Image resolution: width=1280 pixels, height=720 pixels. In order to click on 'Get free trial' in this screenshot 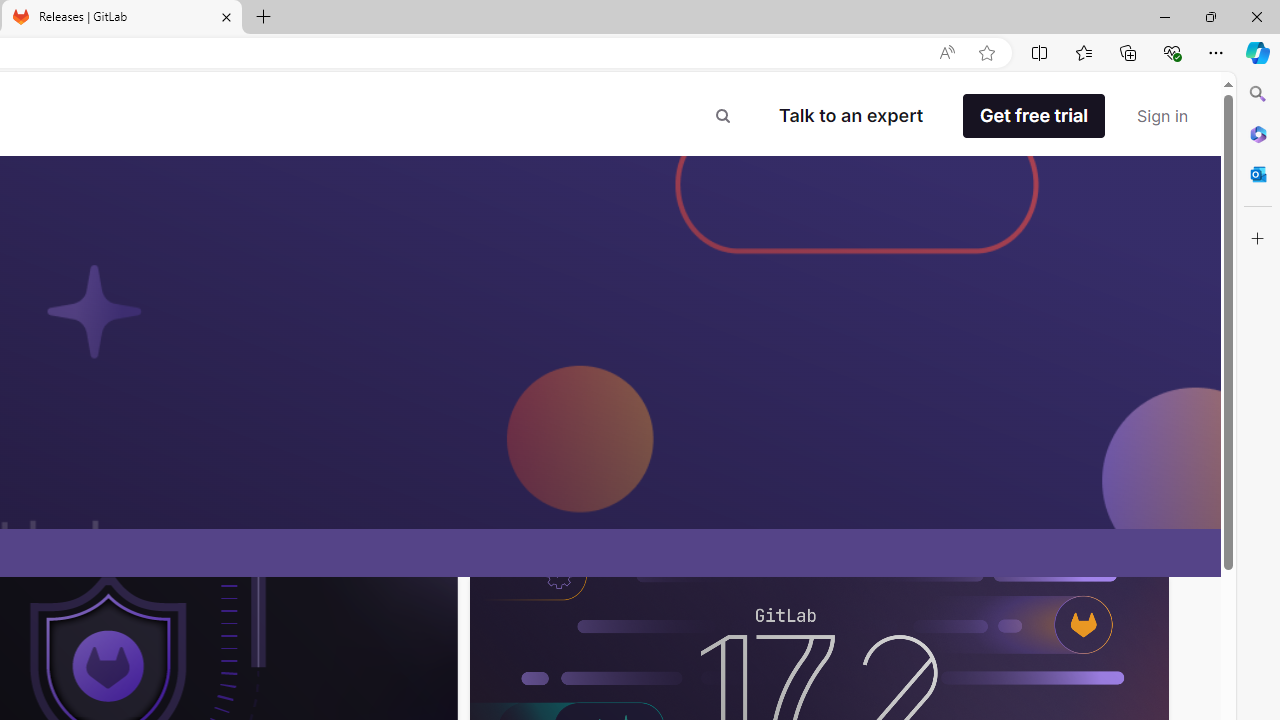, I will do `click(1033, 116)`.